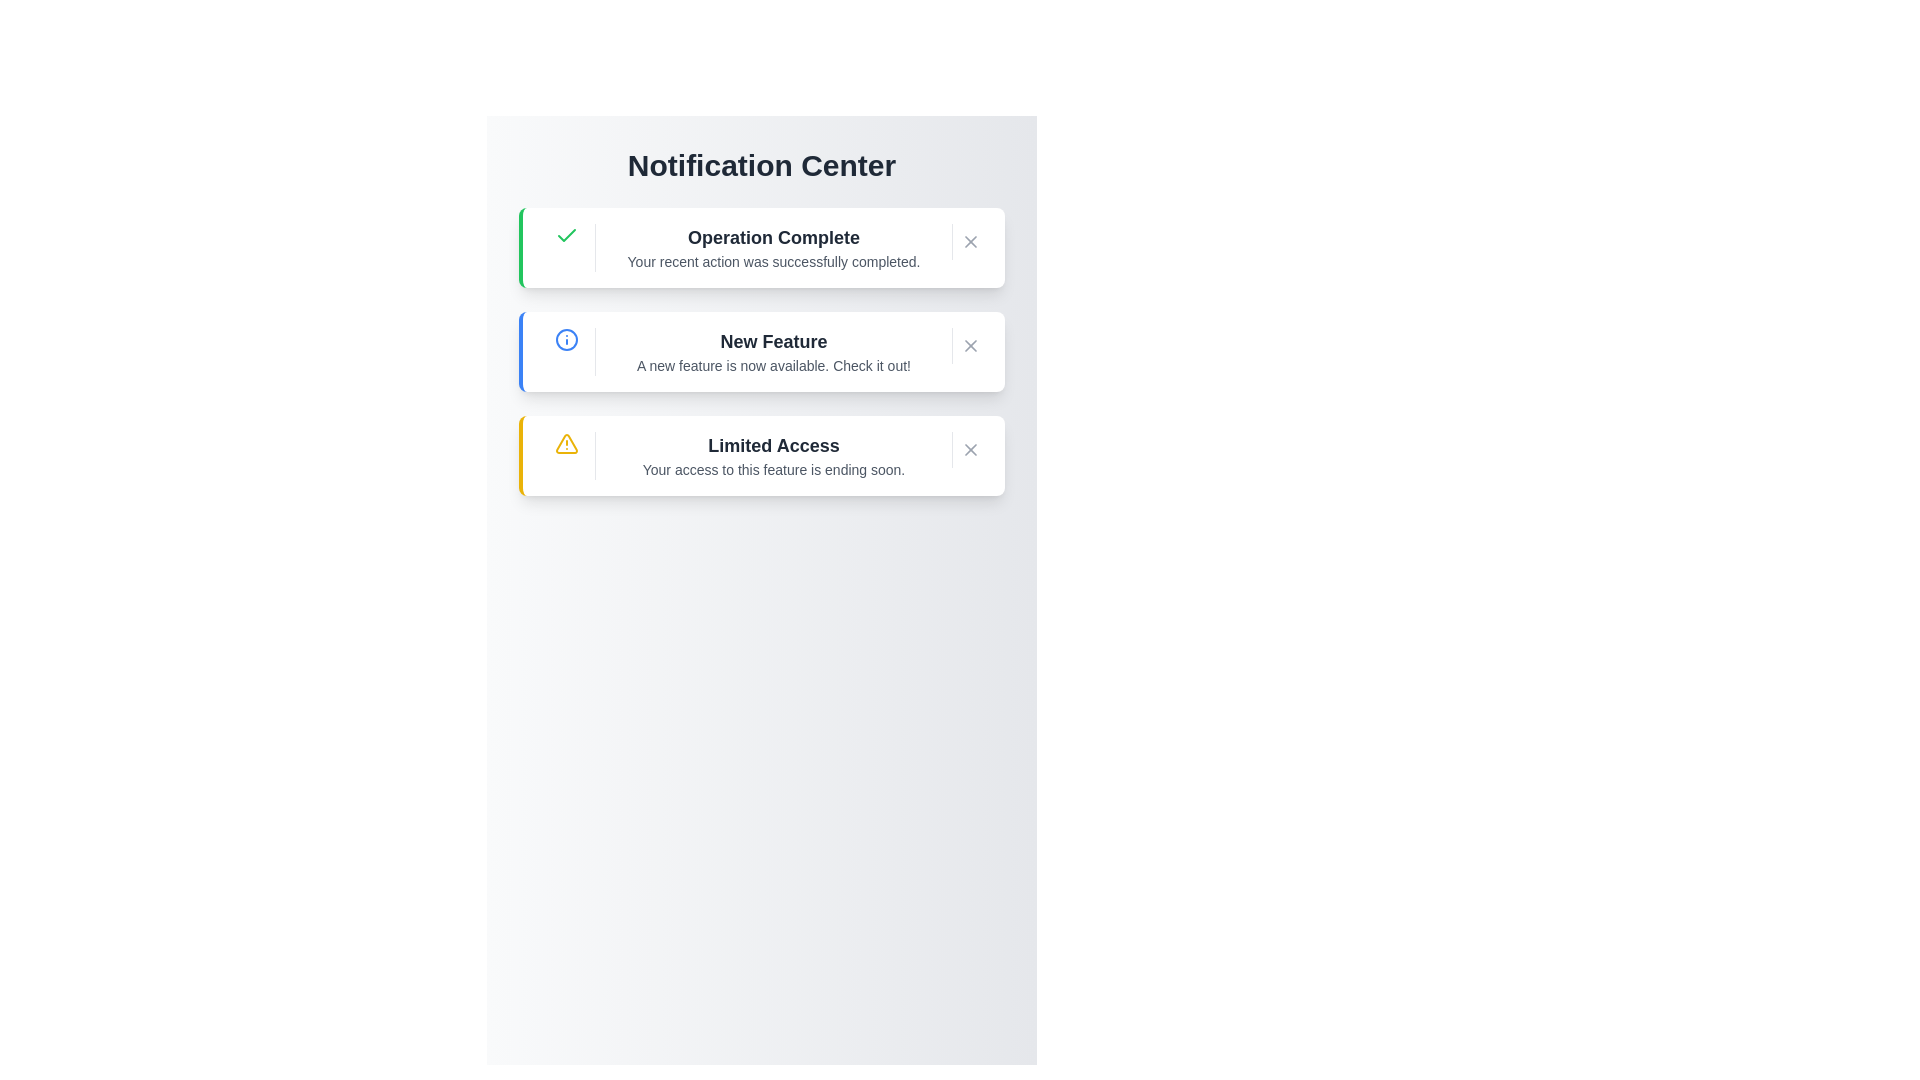 Image resolution: width=1920 pixels, height=1080 pixels. Describe the element at coordinates (761, 455) in the screenshot. I see `the Notification Card titled 'Limited Access' with a yellow alert icon, located at the bottom of the Notification Center` at that location.